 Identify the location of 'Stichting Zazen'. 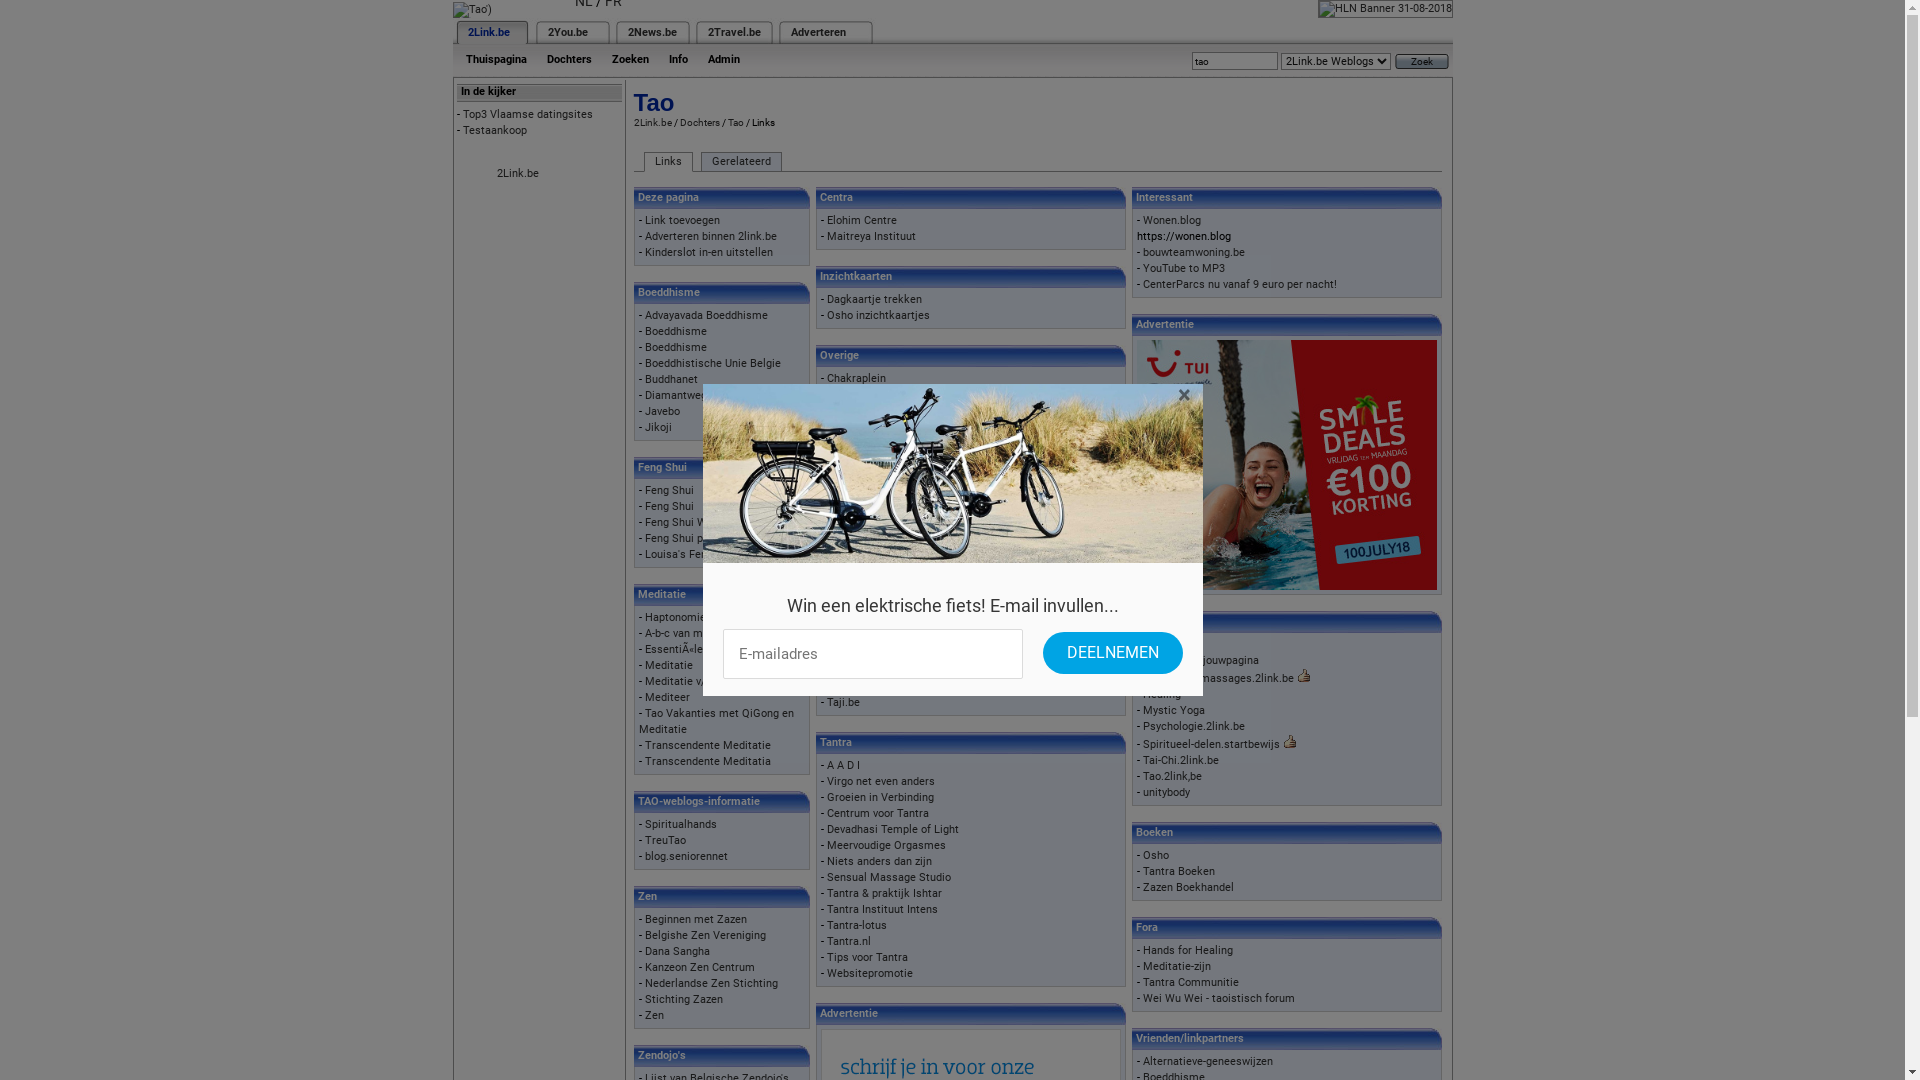
(682, 999).